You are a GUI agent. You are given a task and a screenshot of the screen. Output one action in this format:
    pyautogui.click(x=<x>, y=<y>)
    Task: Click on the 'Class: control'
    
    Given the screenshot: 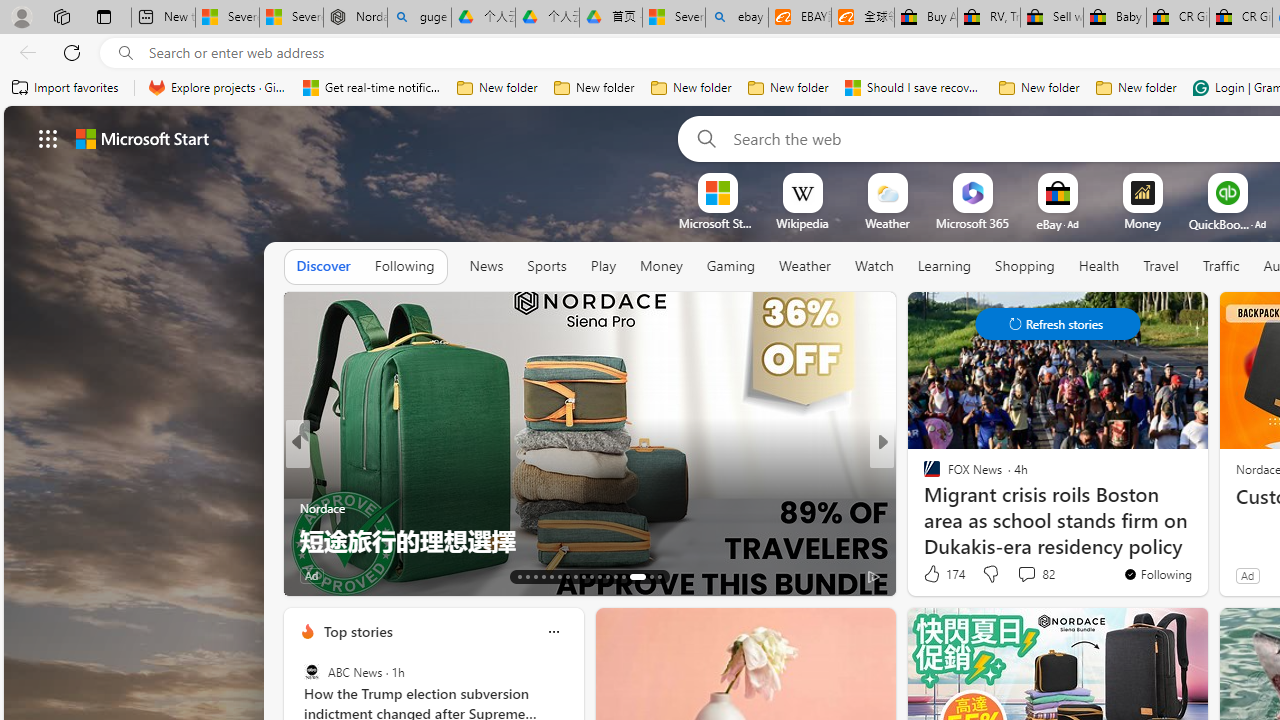 What is the action you would take?
    pyautogui.click(x=1056, y=323)
    